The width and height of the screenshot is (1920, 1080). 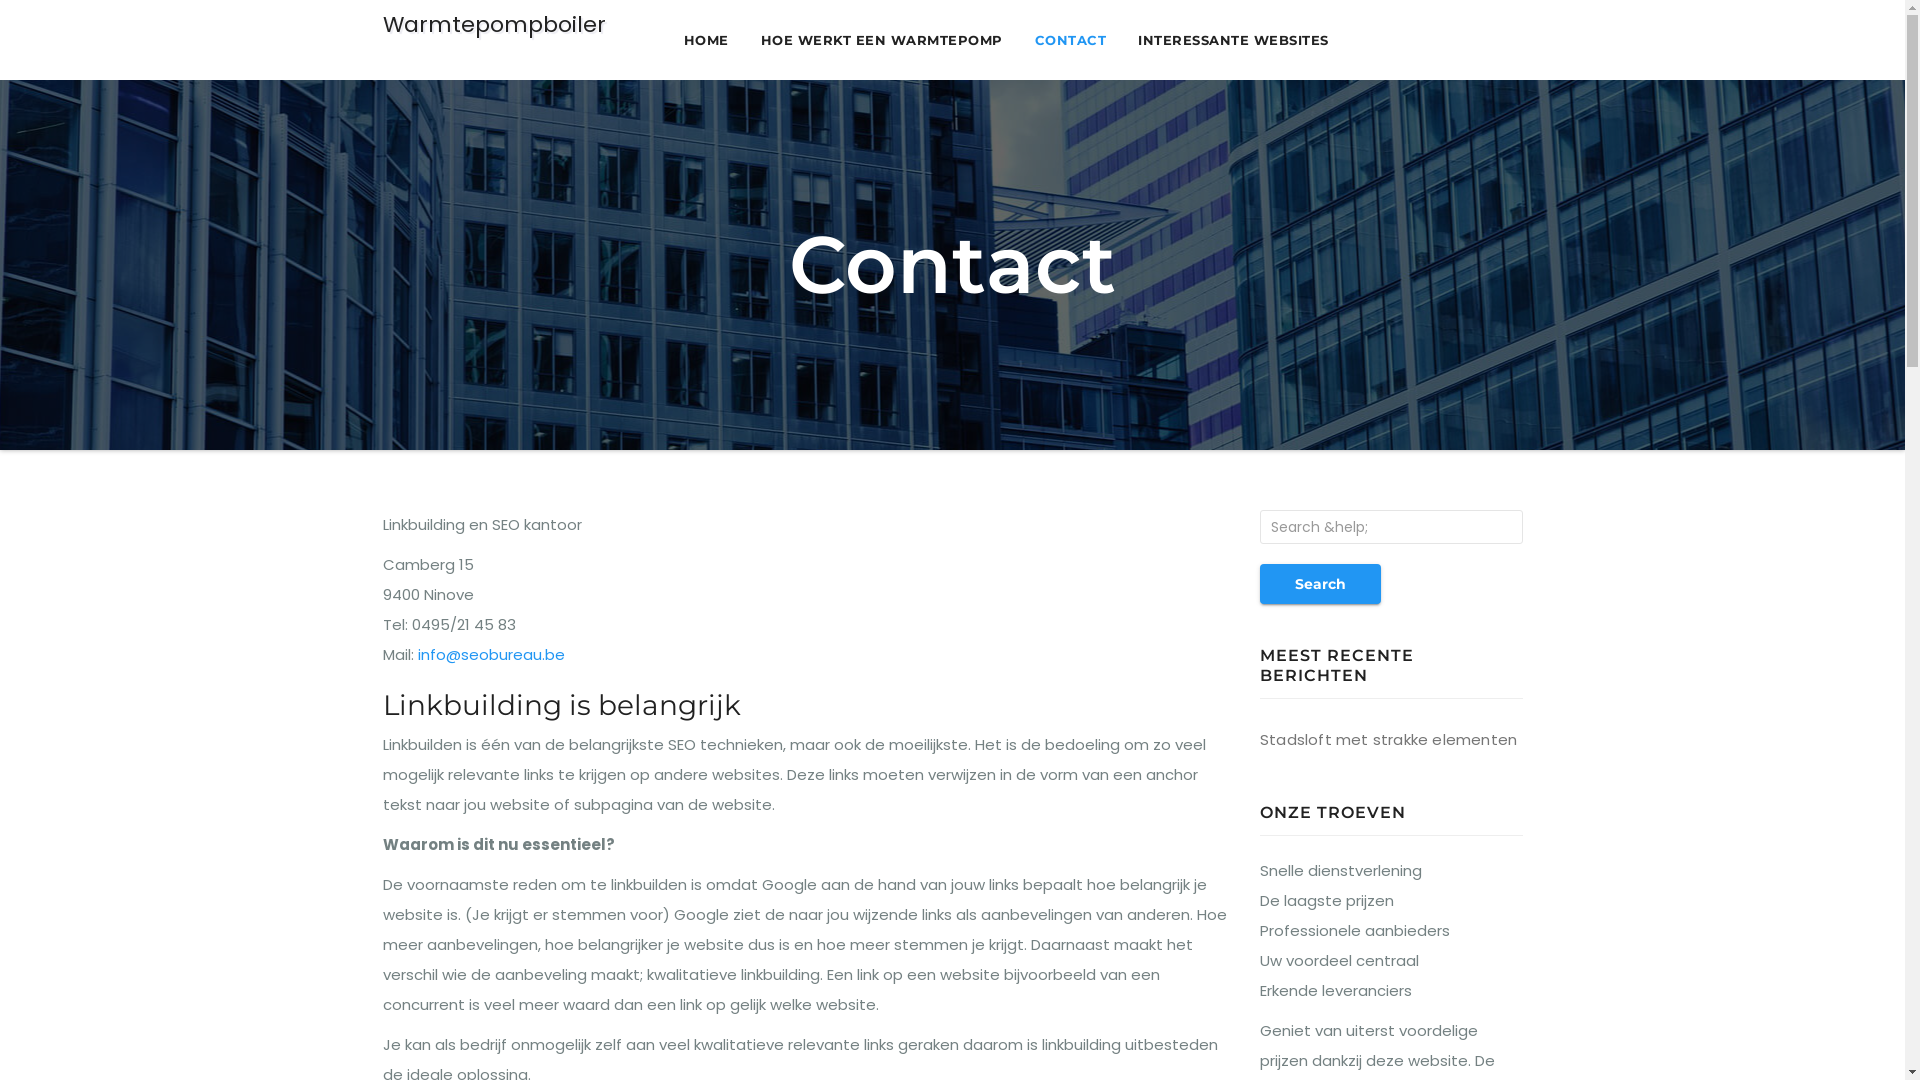 I want to click on 'INTERESSANTE WEBSITES', so click(x=1232, y=39).